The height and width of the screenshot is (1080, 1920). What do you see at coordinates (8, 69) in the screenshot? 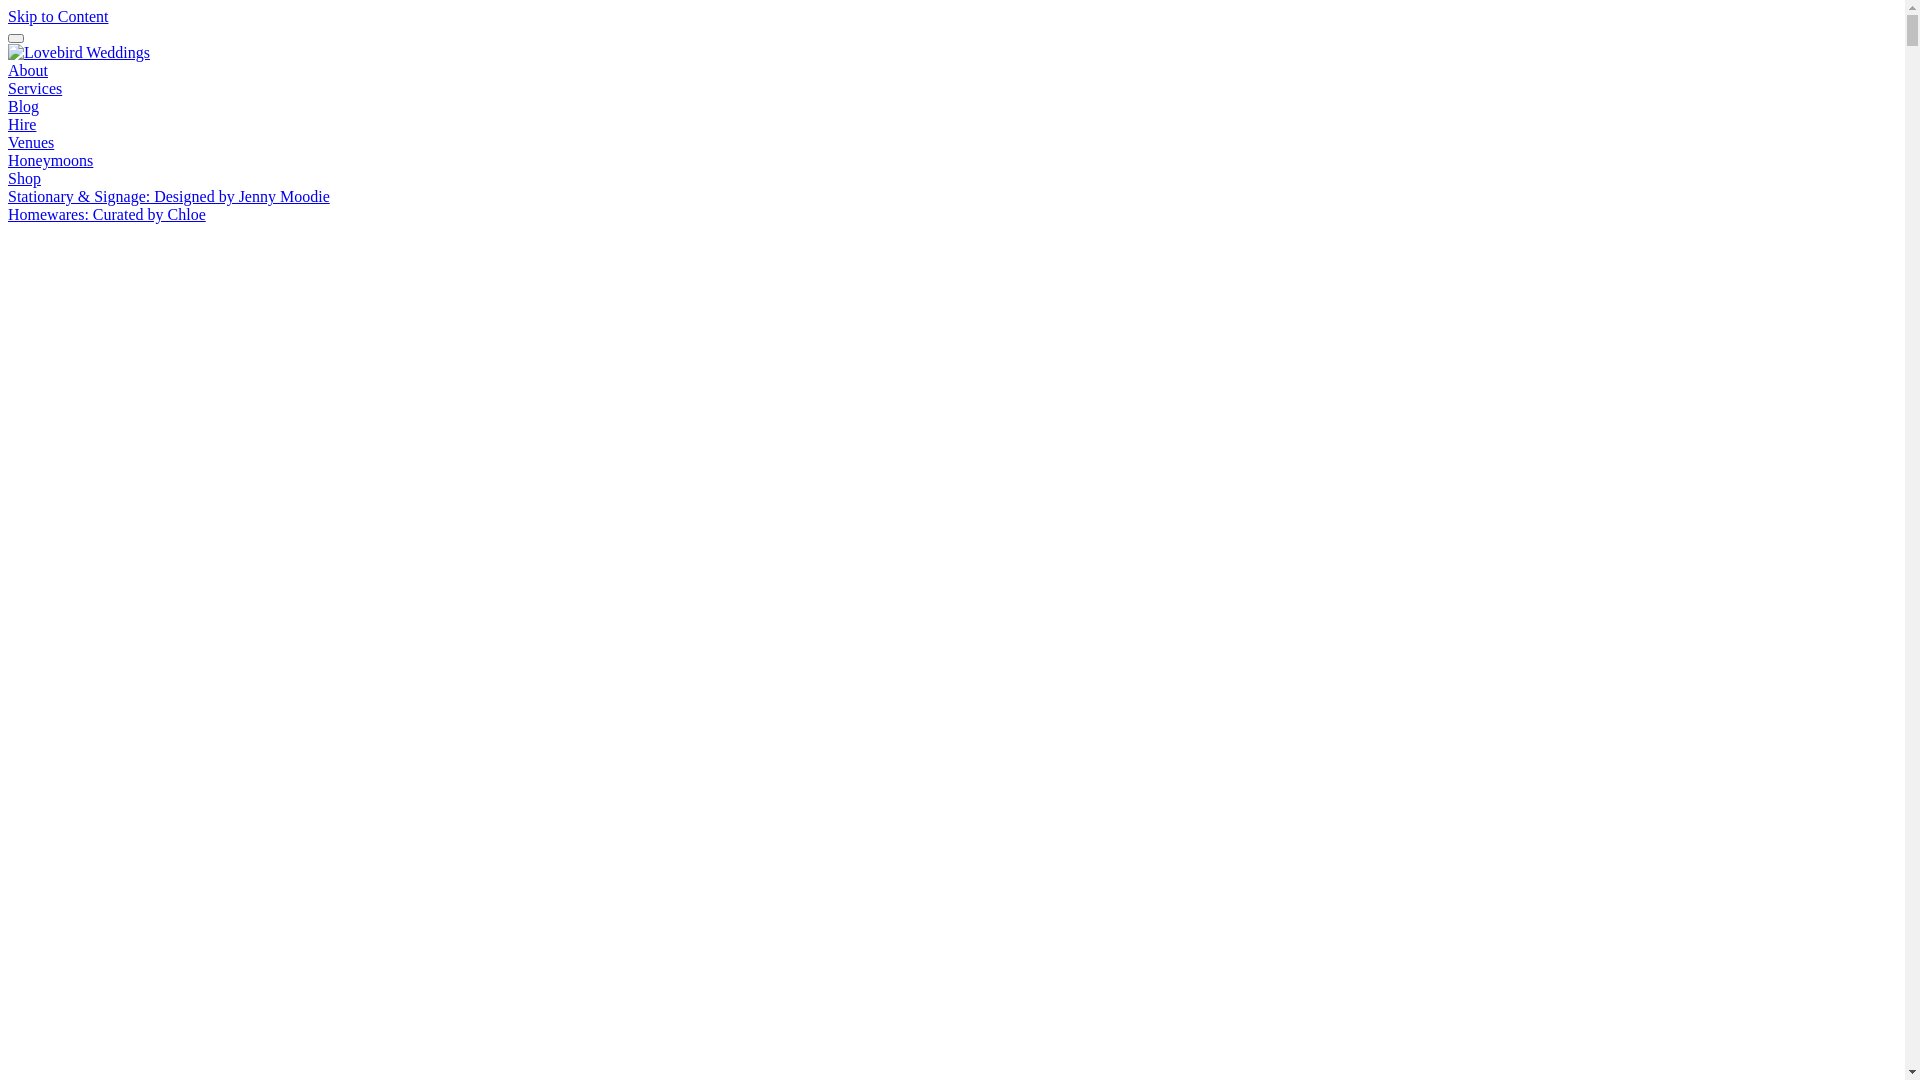
I see `'About'` at bounding box center [8, 69].